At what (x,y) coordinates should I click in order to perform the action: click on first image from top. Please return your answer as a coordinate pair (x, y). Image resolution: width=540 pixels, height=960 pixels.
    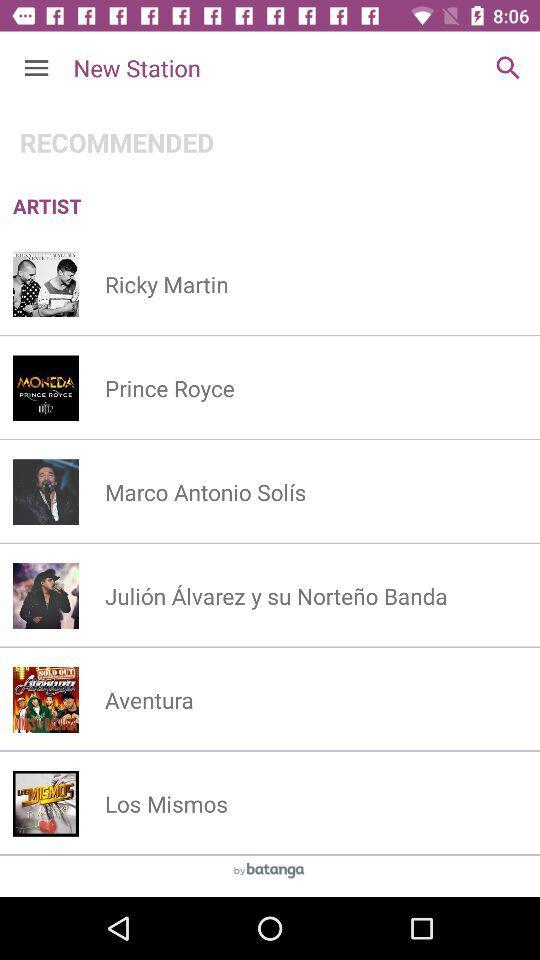
    Looking at the image, I should click on (46, 283).